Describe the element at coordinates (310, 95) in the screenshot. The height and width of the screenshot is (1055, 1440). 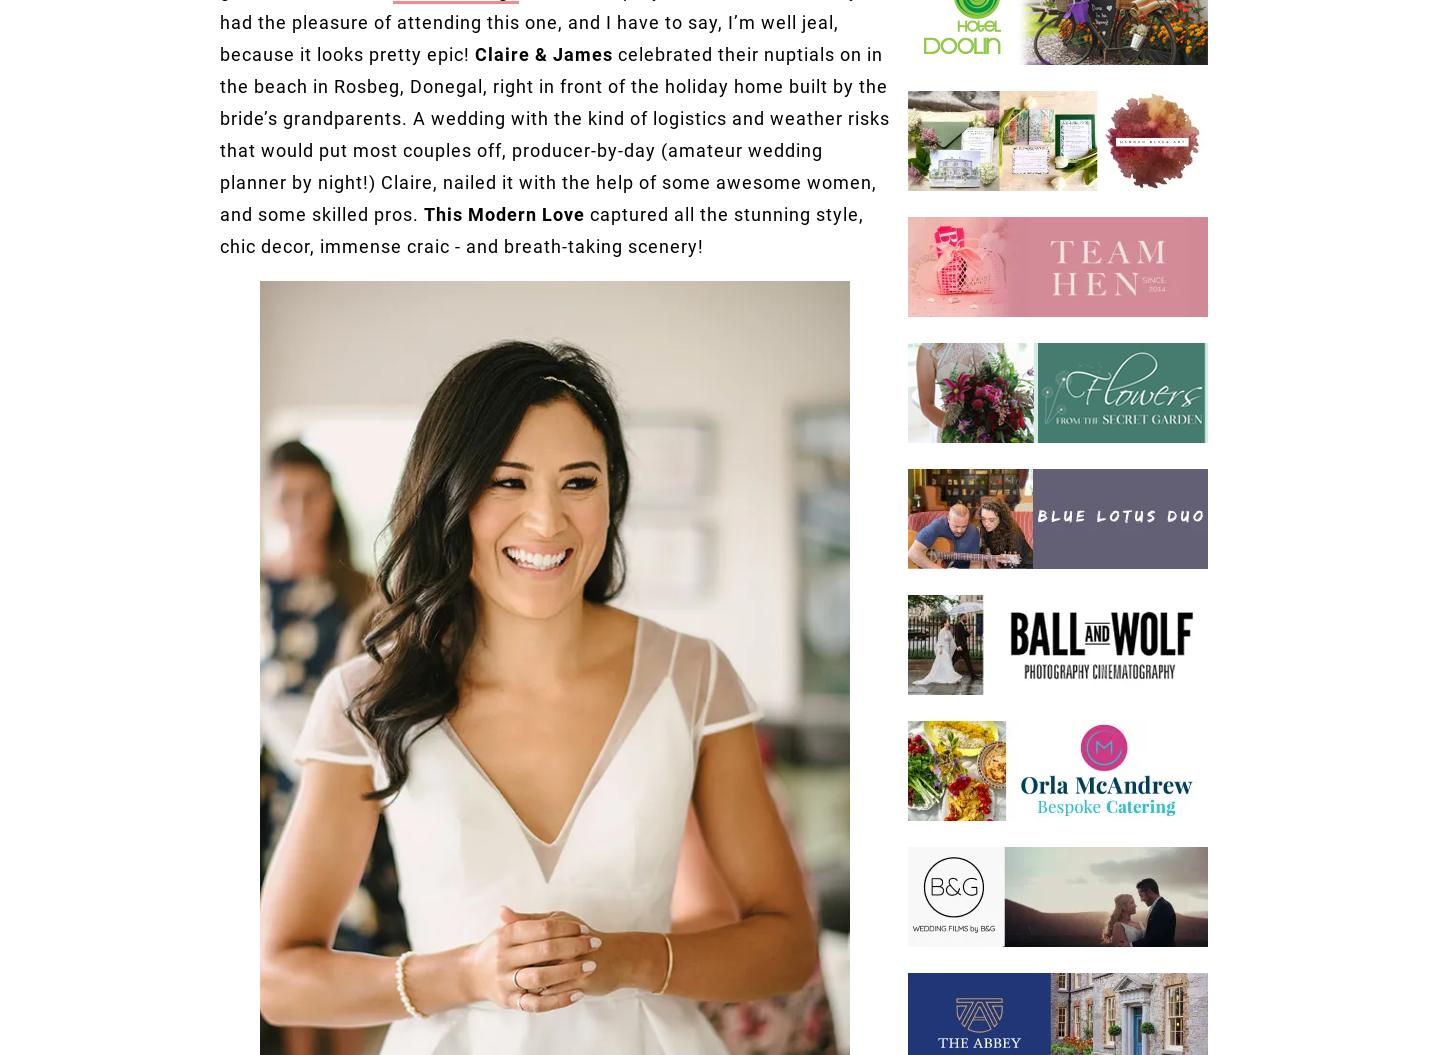
I see `'Wedding Dress & Accessories'` at that location.